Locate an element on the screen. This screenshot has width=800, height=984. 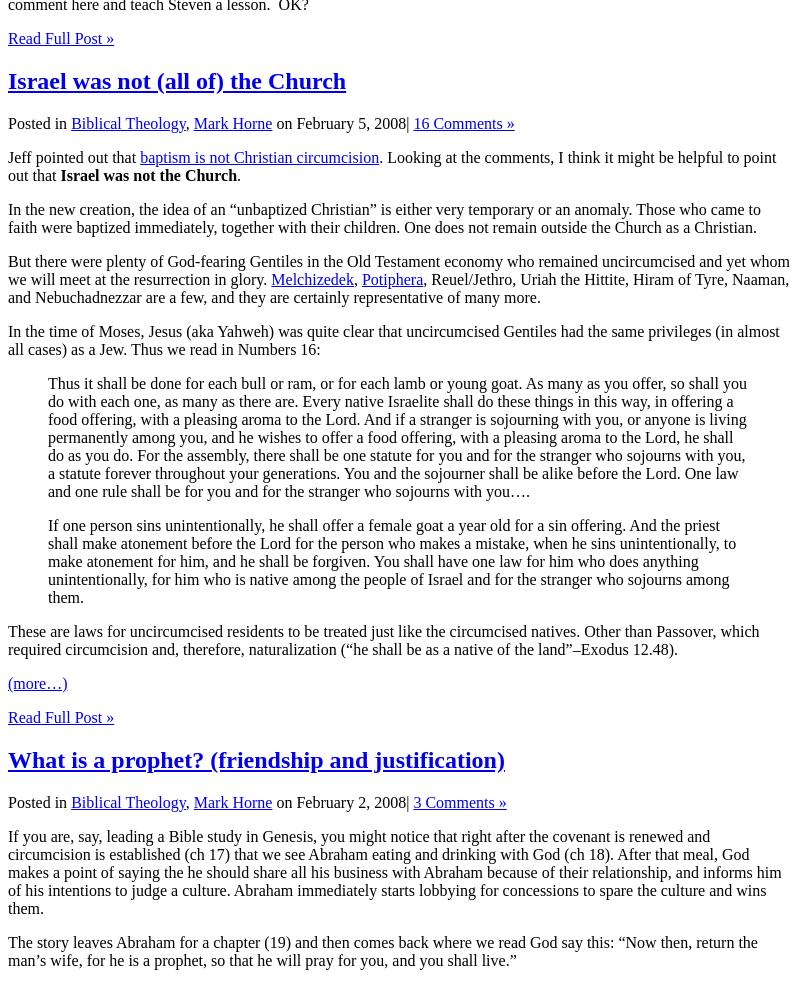
'If you are, say, leading a Bible study in Genesis, you might notice that right after the covenant is renewed and circumcision is established (ch 17) that we see Abraham eating and drinking with God (ch 18).  After that meal, God makes a point of saying the he should share all his business with Abraham because of their relationship, and informs him of his intentions to judge a culture.  Abraham immediately starts lobbying for concessions to spare the culture and wins them.' is located at coordinates (393, 871).